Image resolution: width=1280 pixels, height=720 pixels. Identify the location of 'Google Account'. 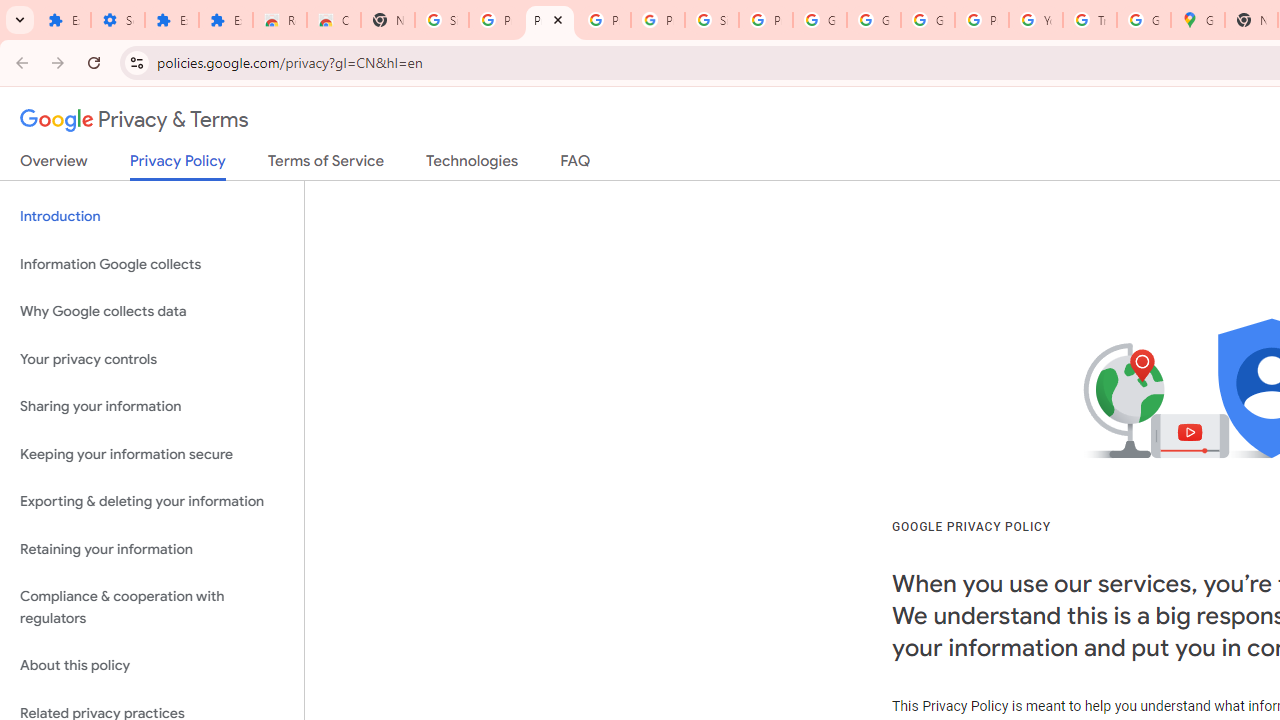
(874, 20).